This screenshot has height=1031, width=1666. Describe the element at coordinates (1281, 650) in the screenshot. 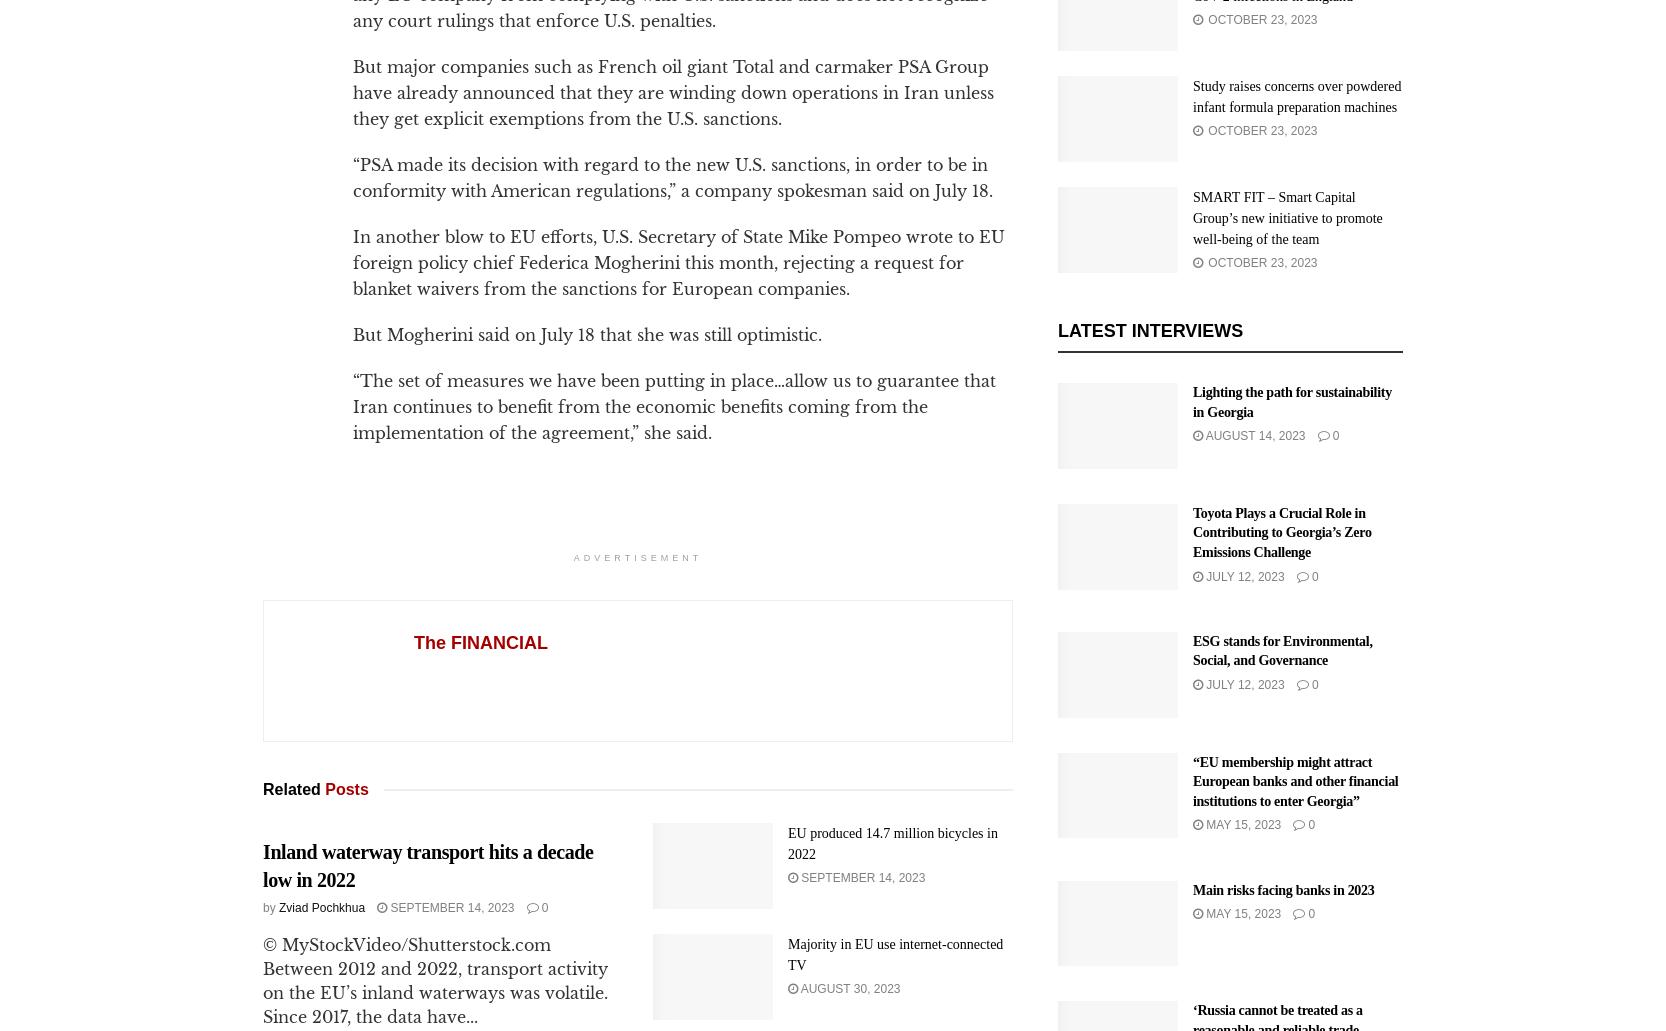

I see `'ESG stands for Environmental, Social, and Governance'` at that location.